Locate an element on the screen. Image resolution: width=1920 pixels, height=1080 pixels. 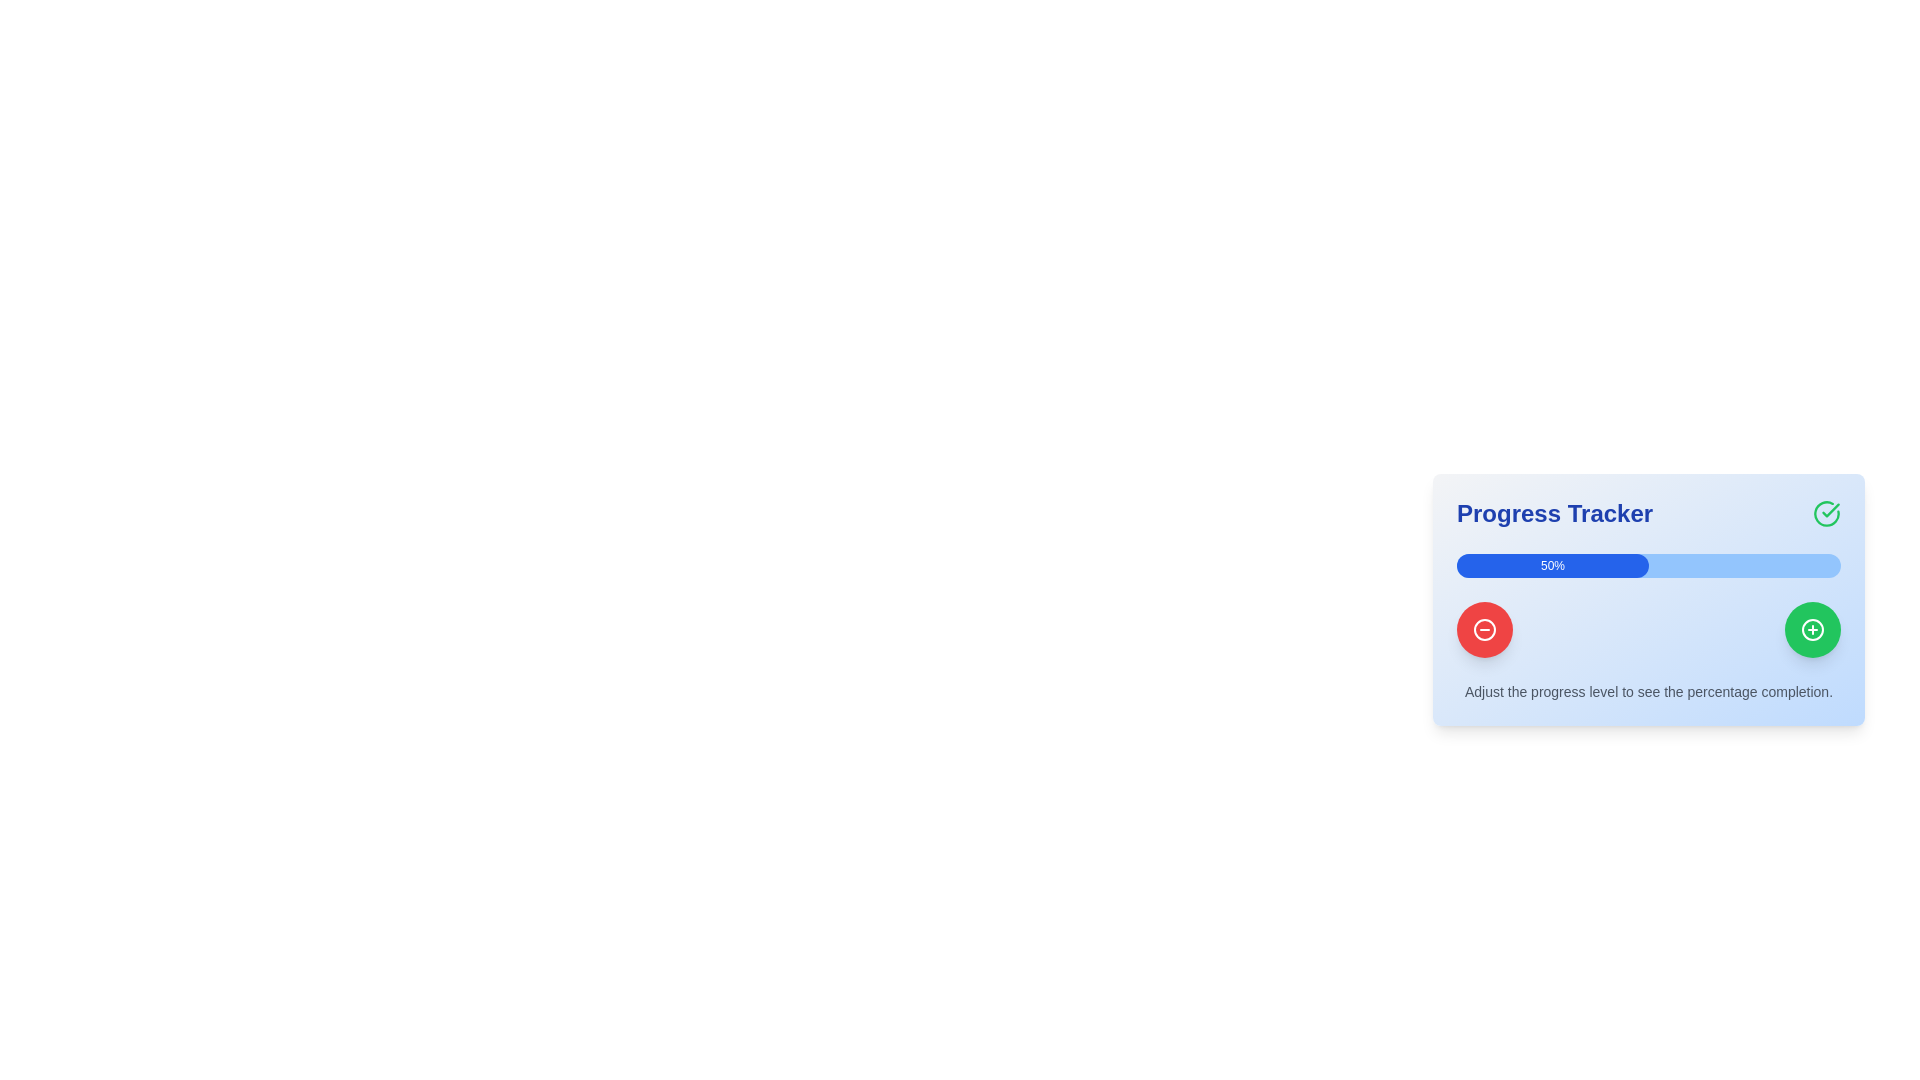
percentage value displayed on the progress bar segment, which indicates 50% completion in the 'Progress Tracker' card is located at coordinates (1552, 566).